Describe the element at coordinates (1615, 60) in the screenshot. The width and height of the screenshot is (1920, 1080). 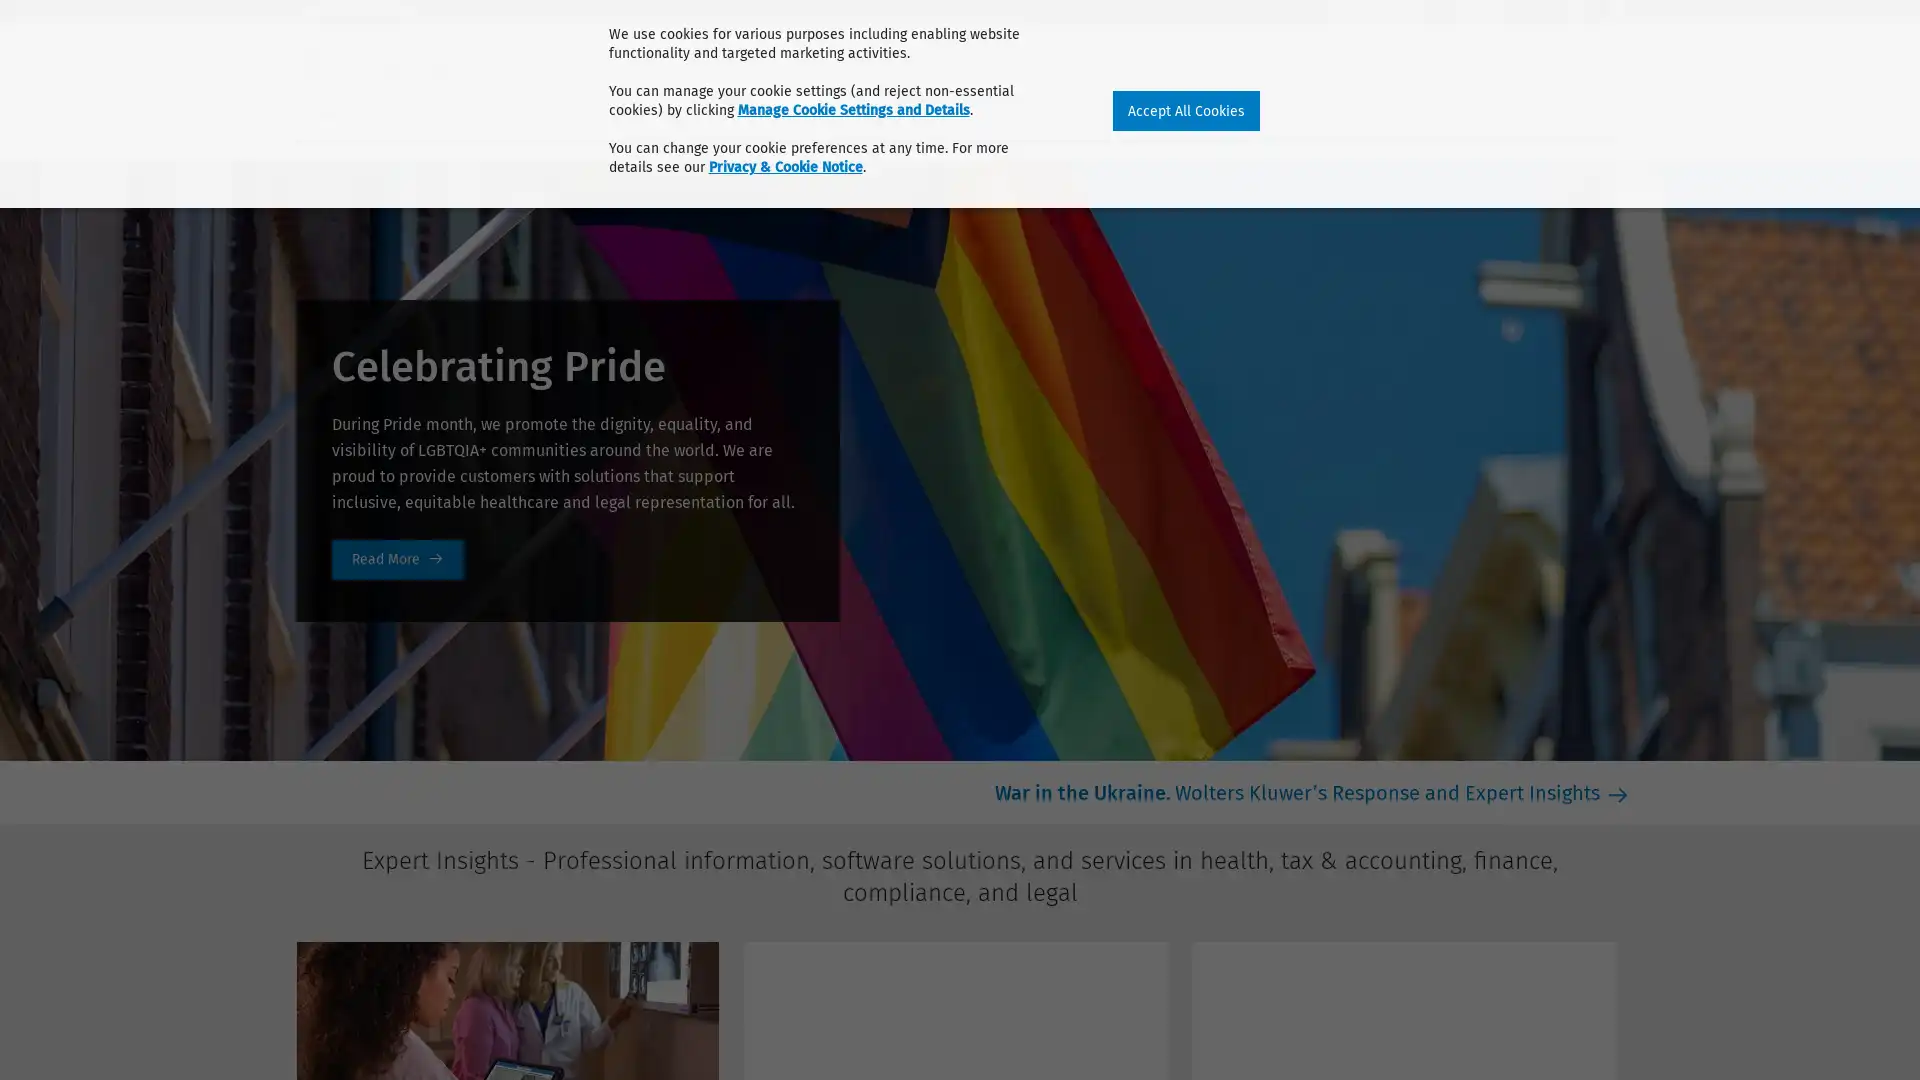
I see `Close drawer.` at that location.